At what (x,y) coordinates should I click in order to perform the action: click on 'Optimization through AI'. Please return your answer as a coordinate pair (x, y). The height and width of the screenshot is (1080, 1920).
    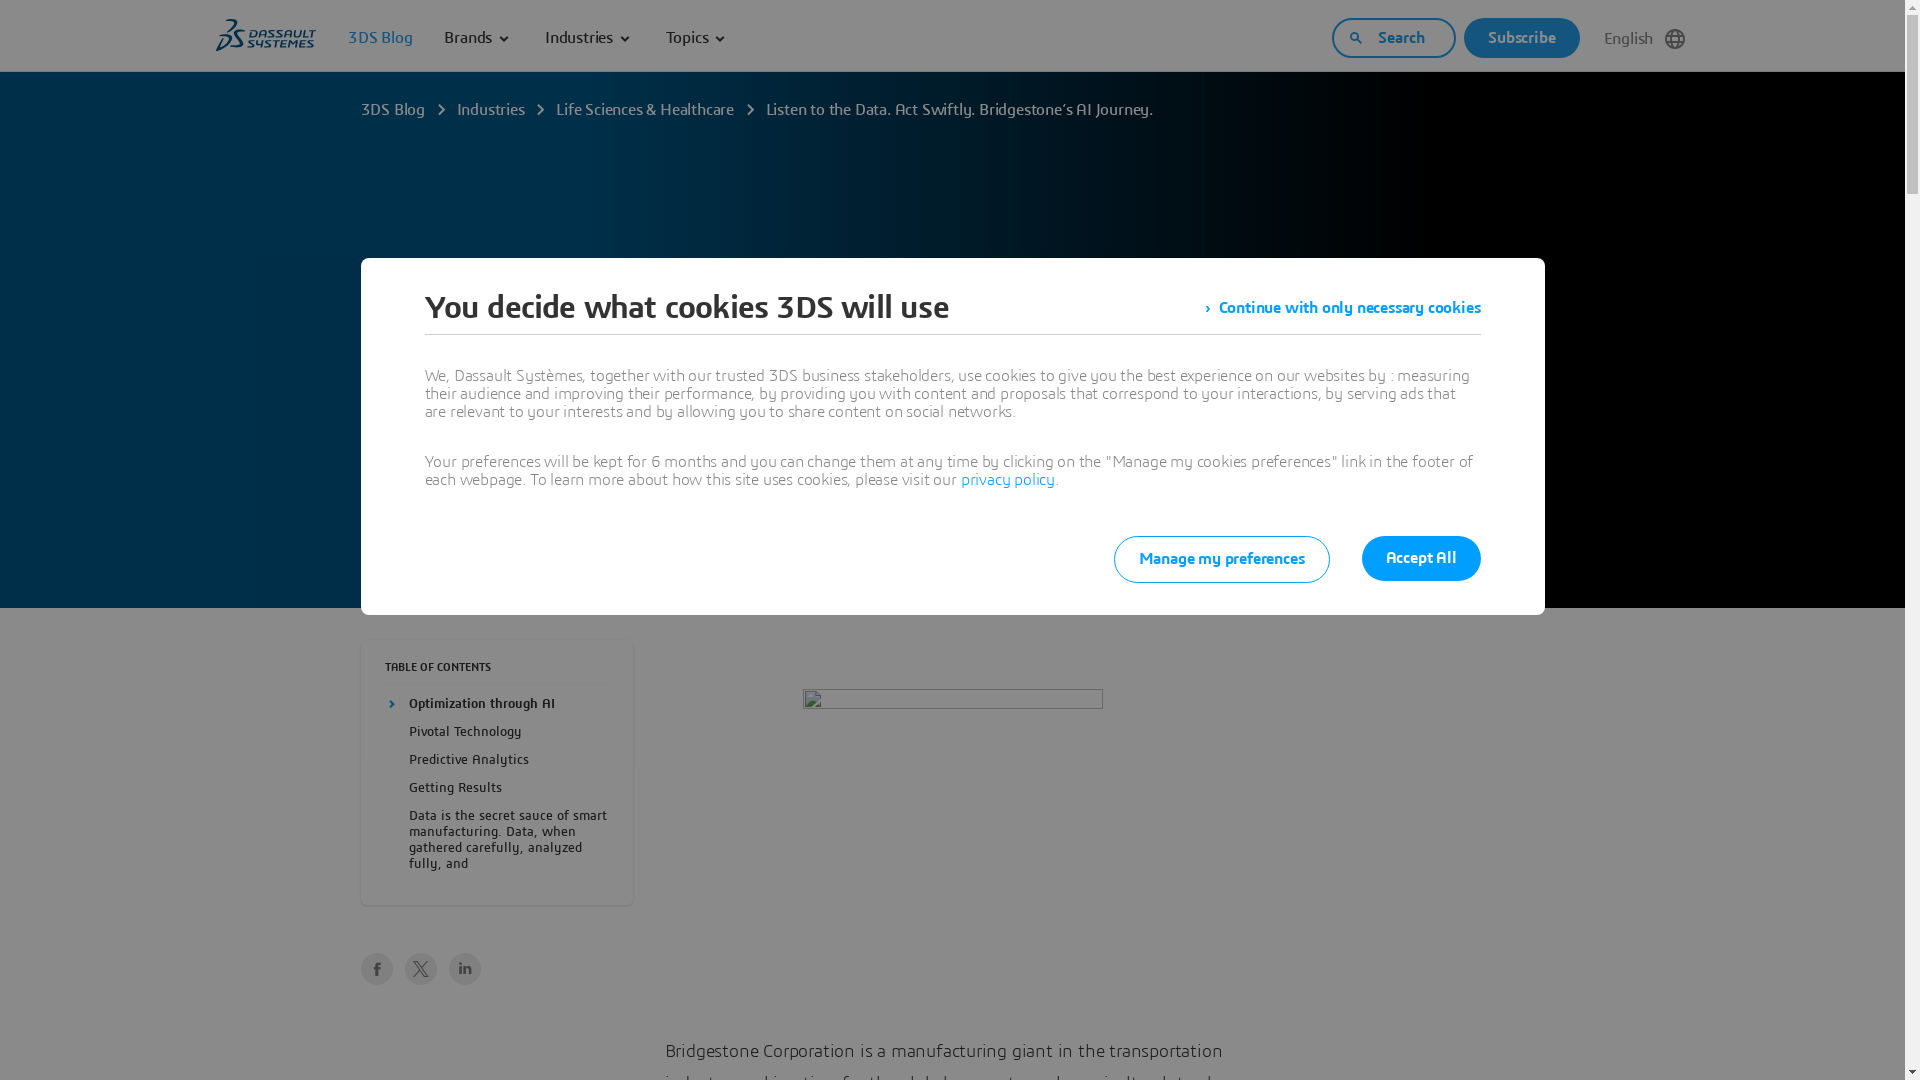
    Looking at the image, I should click on (480, 703).